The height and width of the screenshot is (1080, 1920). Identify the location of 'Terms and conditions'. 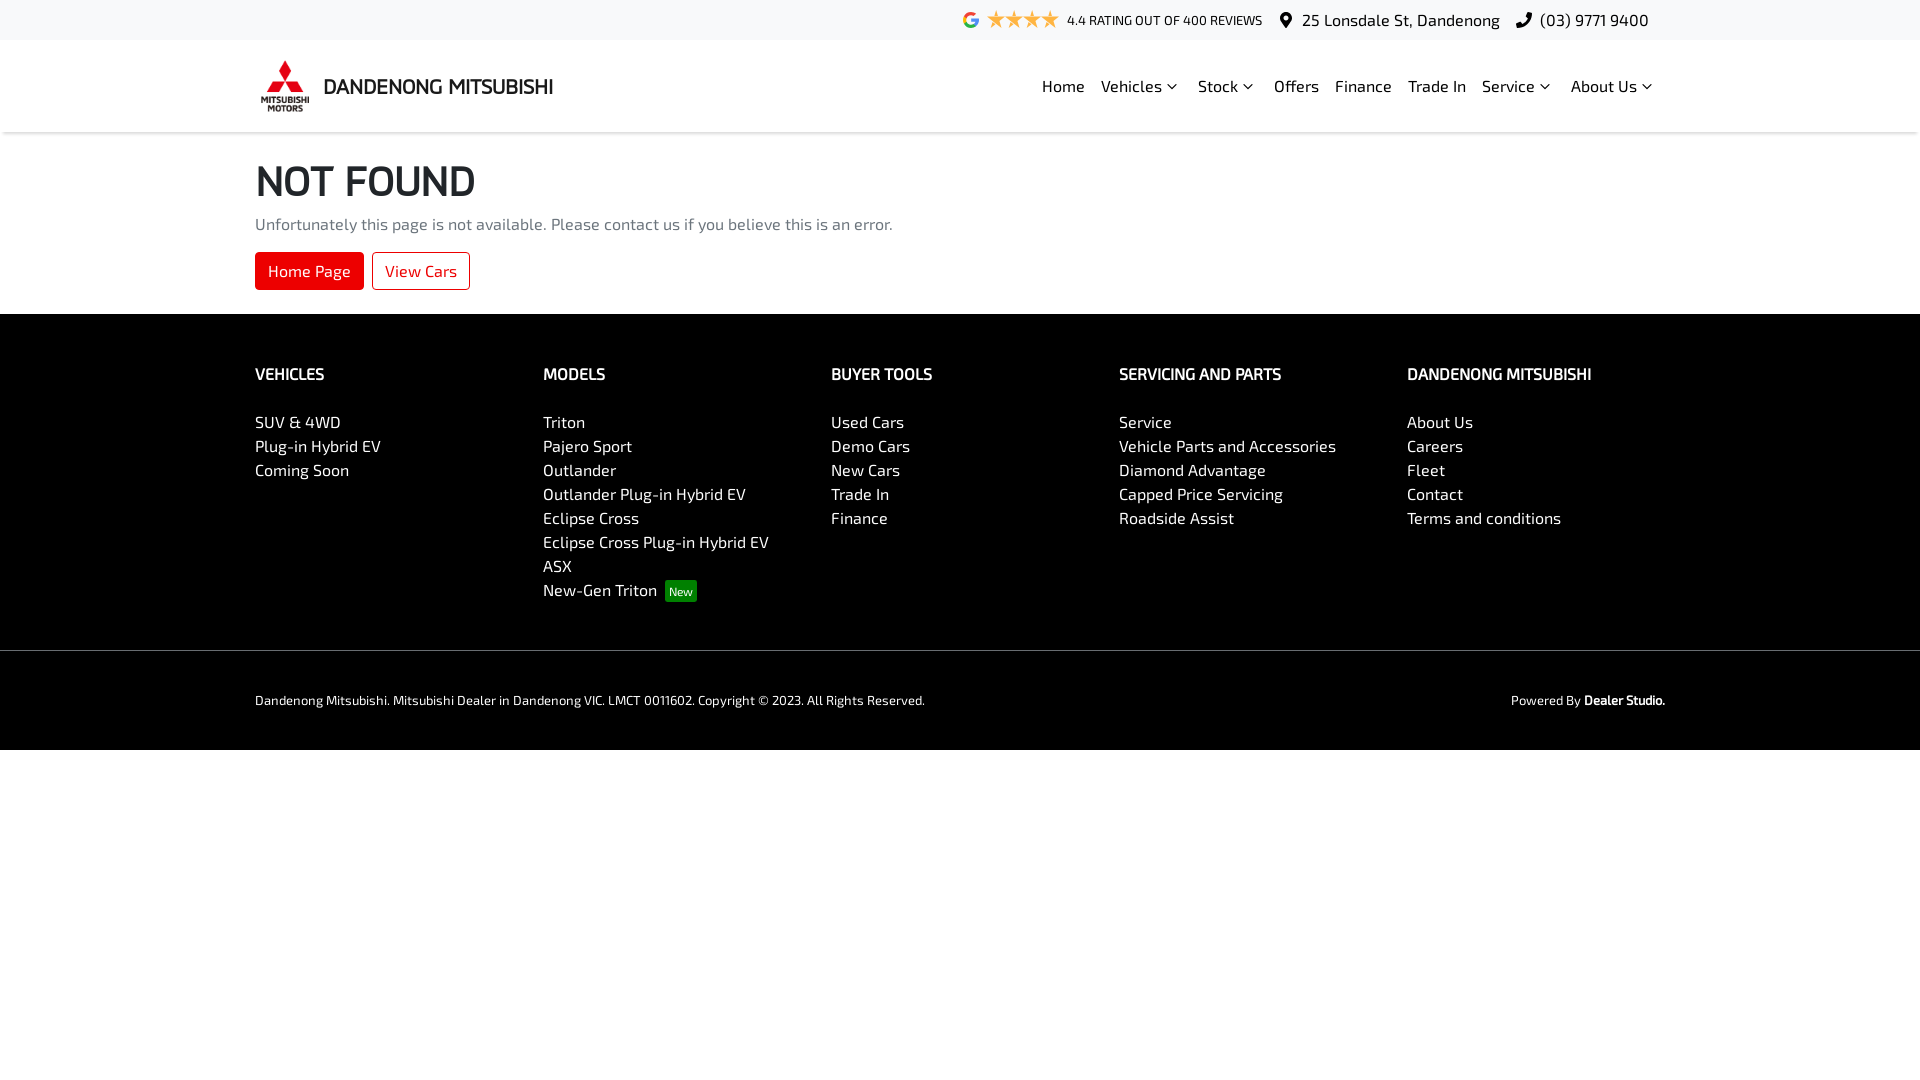
(1483, 516).